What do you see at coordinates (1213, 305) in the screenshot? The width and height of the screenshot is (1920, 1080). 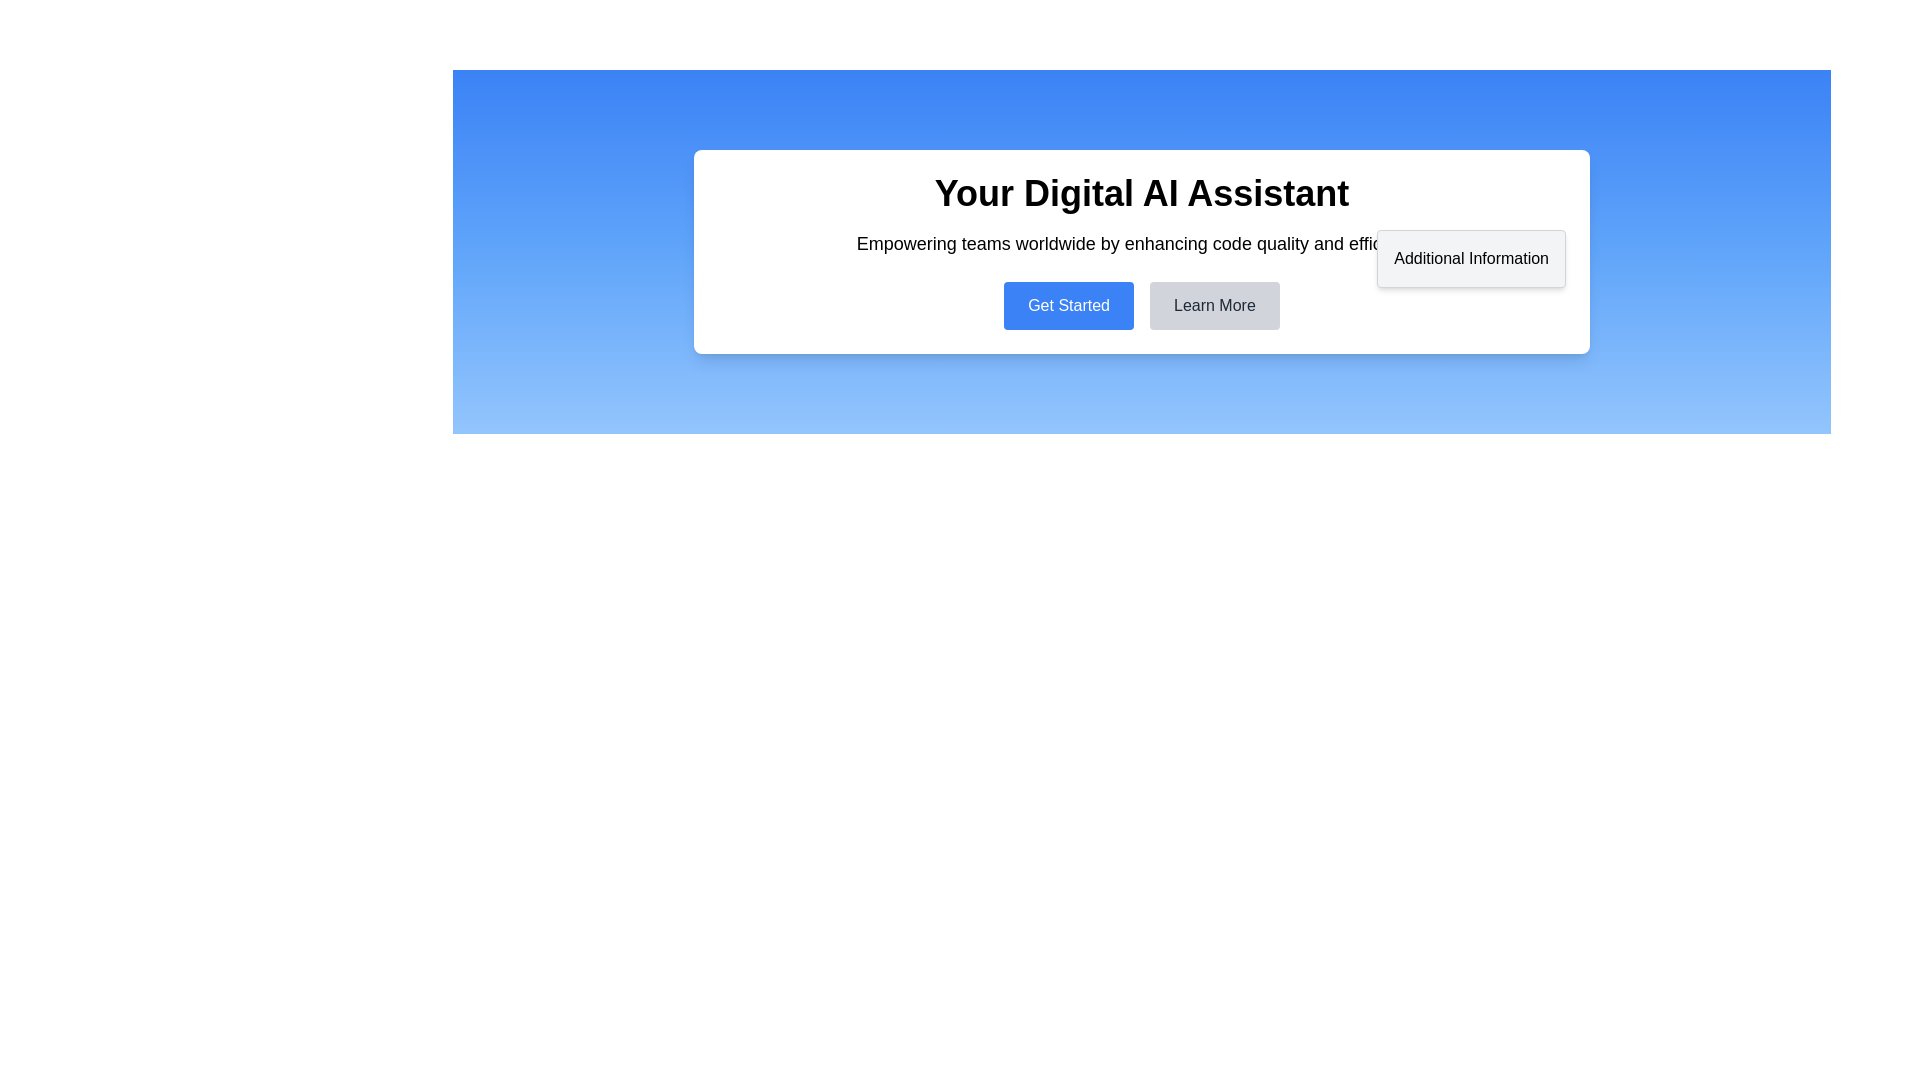 I see `the 'Learn More' button, which is a rectangular button with a gray background and black text, located to the right of the 'Get Started' button at the lower center of the white card` at bounding box center [1213, 305].